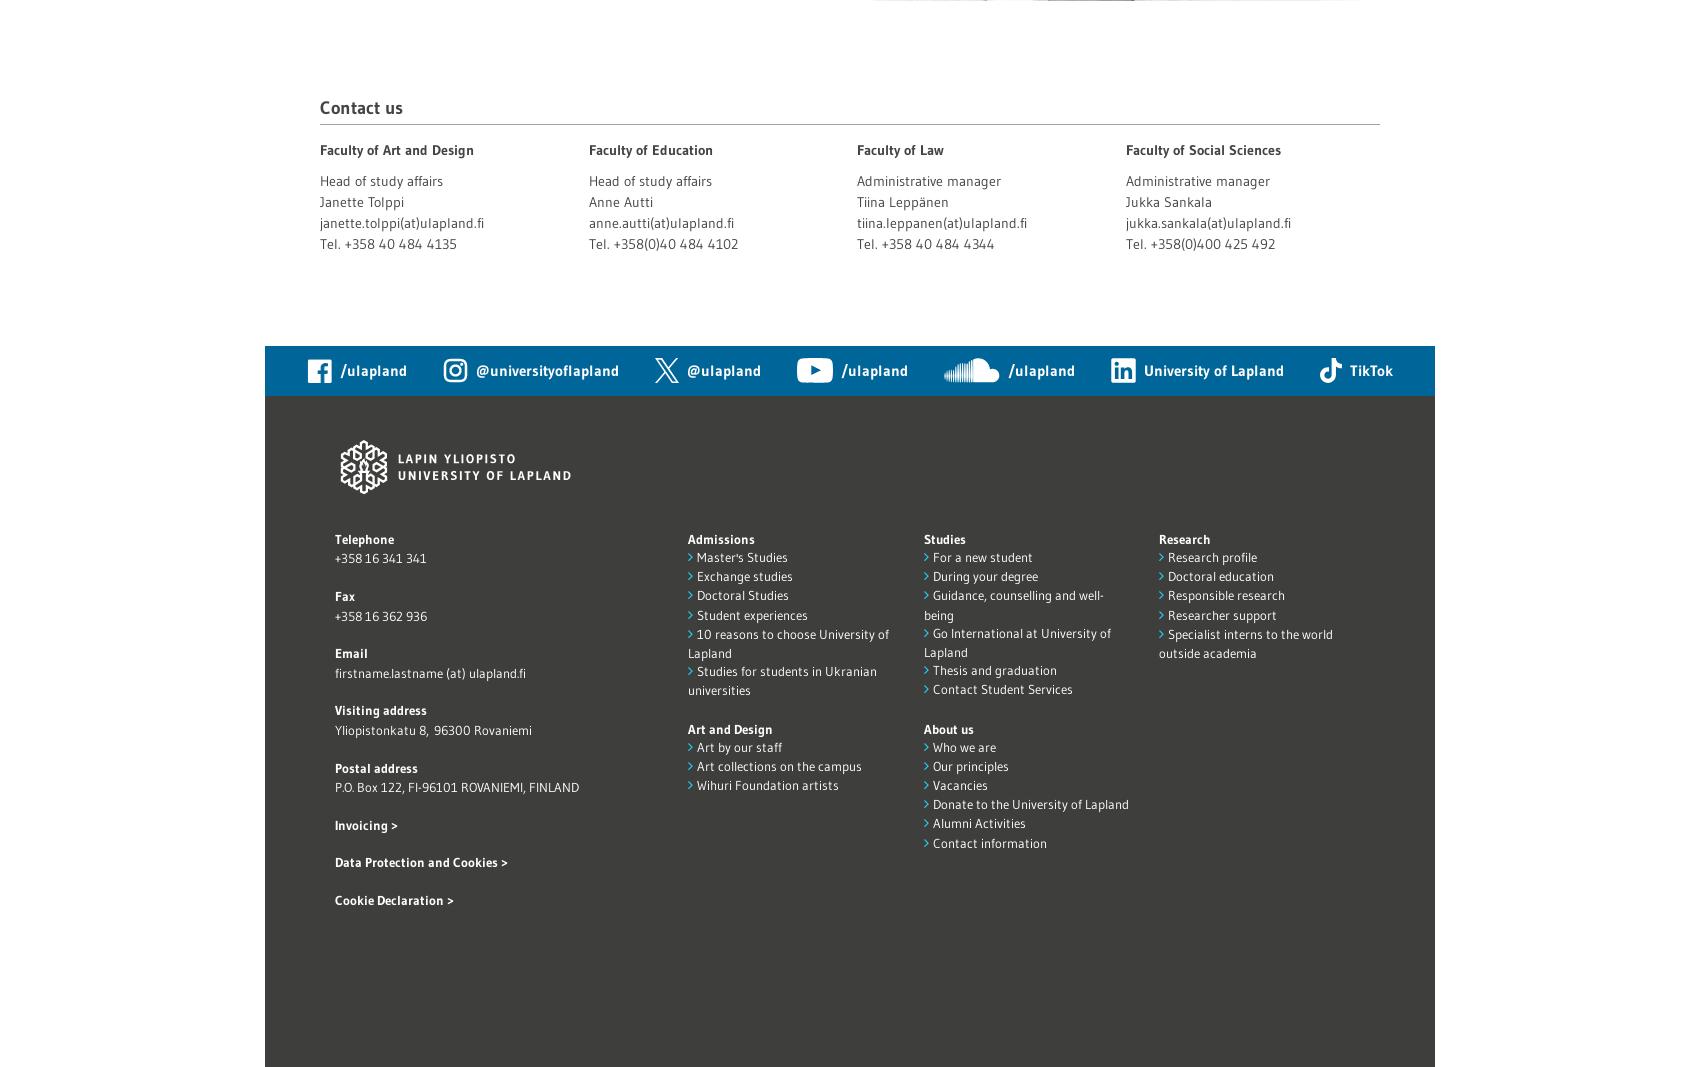 The height and width of the screenshot is (1067, 1700). I want to click on 'Cookie Declaration >', so click(393, 900).